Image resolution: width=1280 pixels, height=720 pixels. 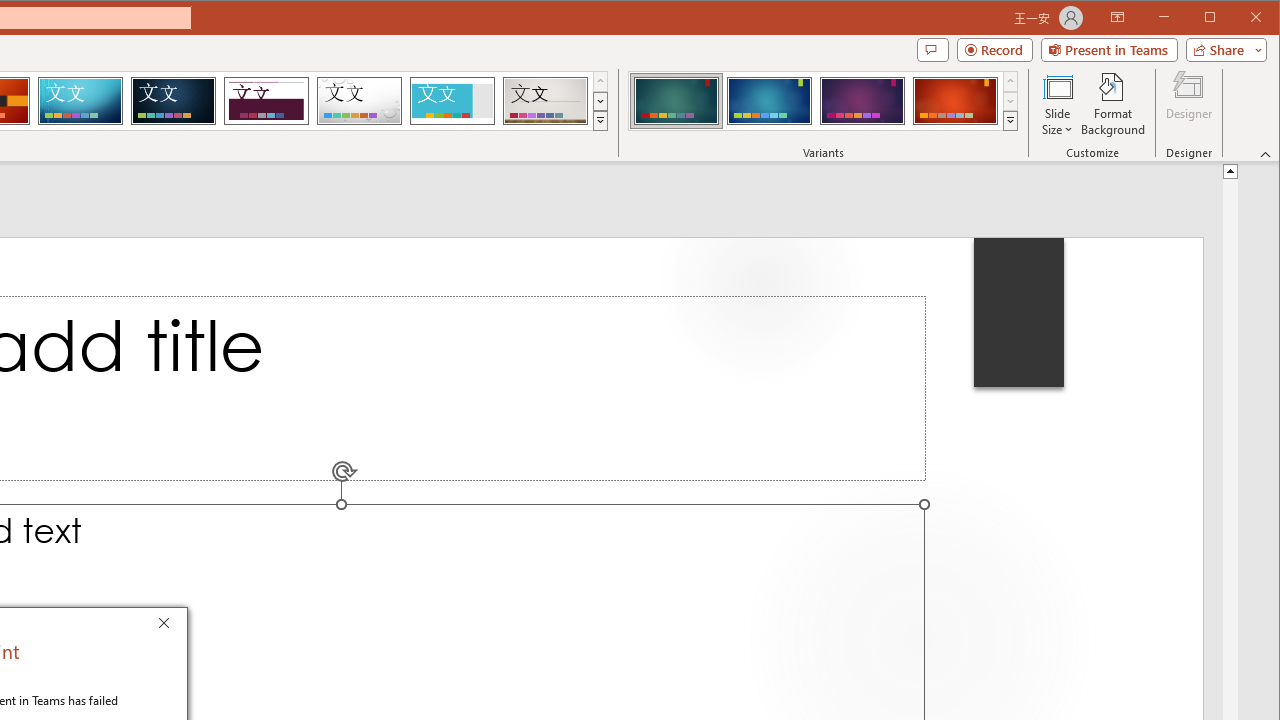 What do you see at coordinates (1189, 104) in the screenshot?
I see `'Designer'` at bounding box center [1189, 104].